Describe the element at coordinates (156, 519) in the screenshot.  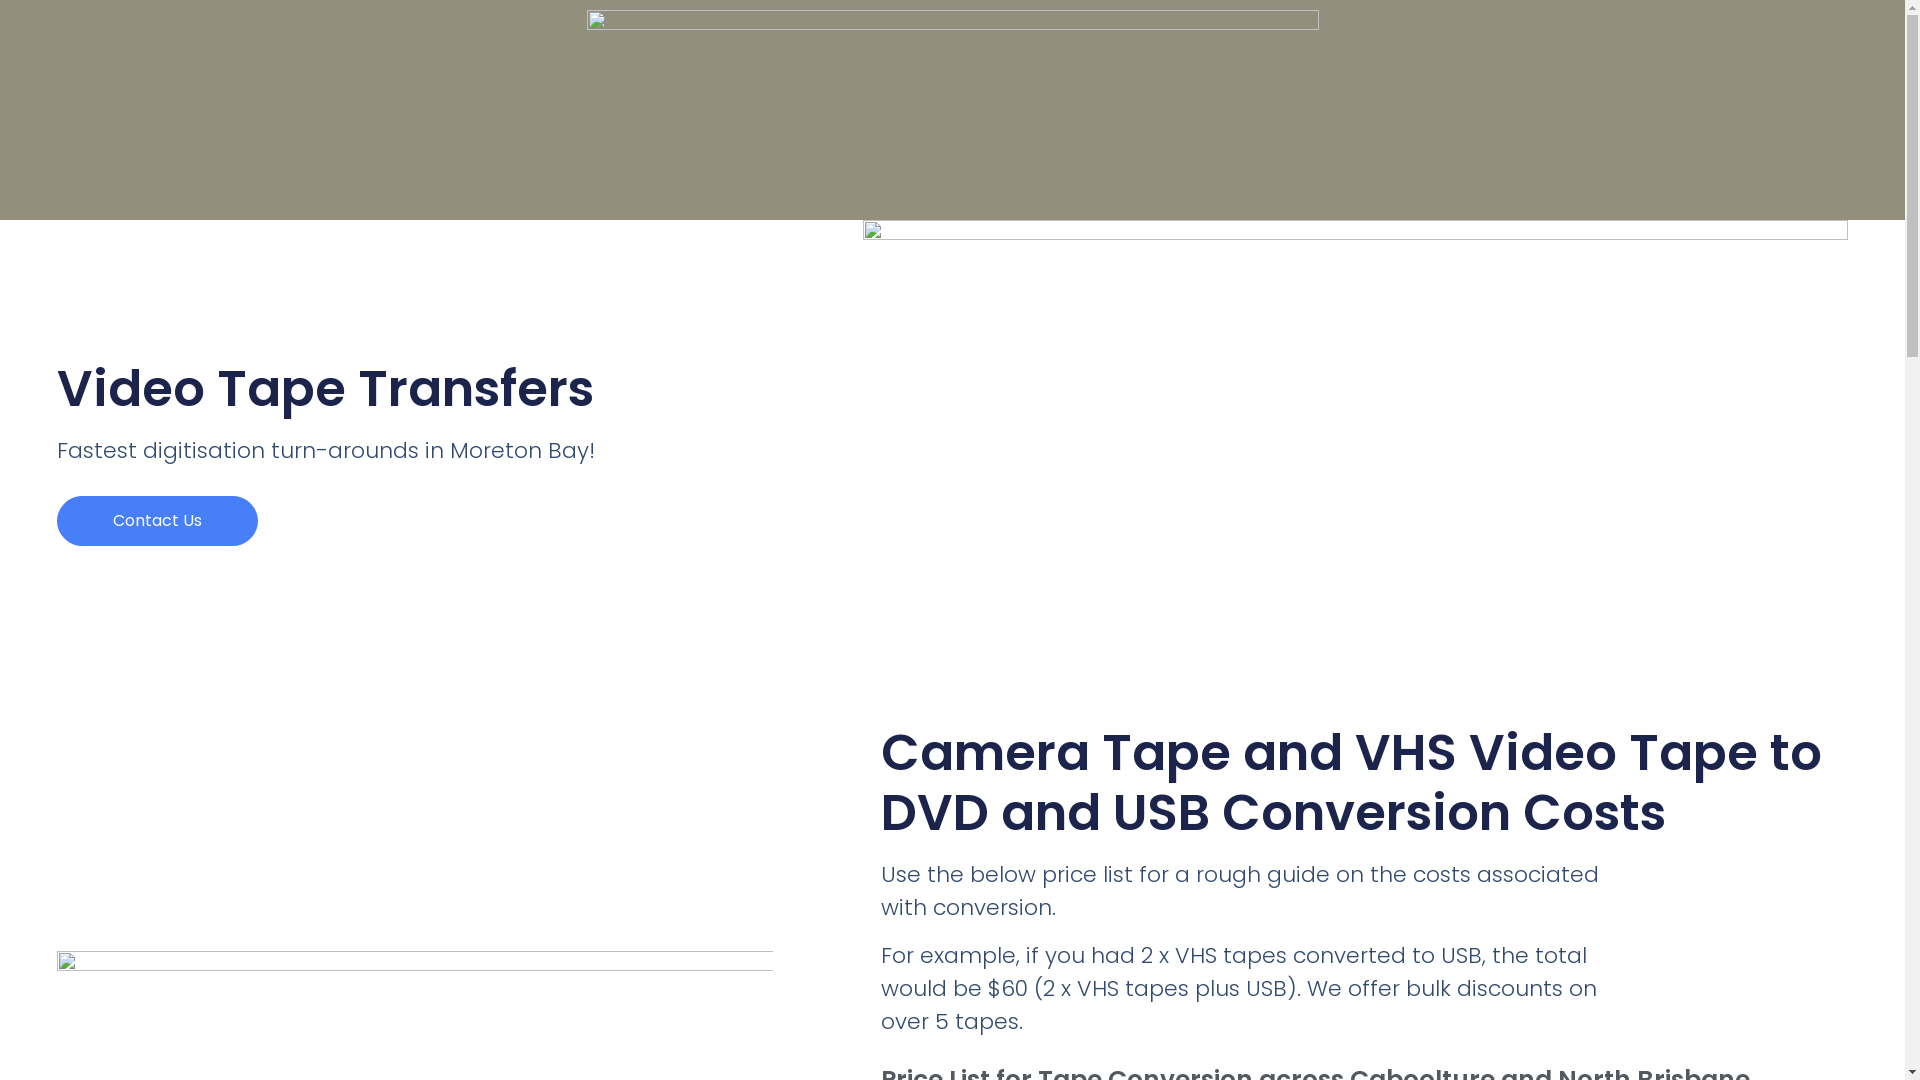
I see `'Contact Us'` at that location.